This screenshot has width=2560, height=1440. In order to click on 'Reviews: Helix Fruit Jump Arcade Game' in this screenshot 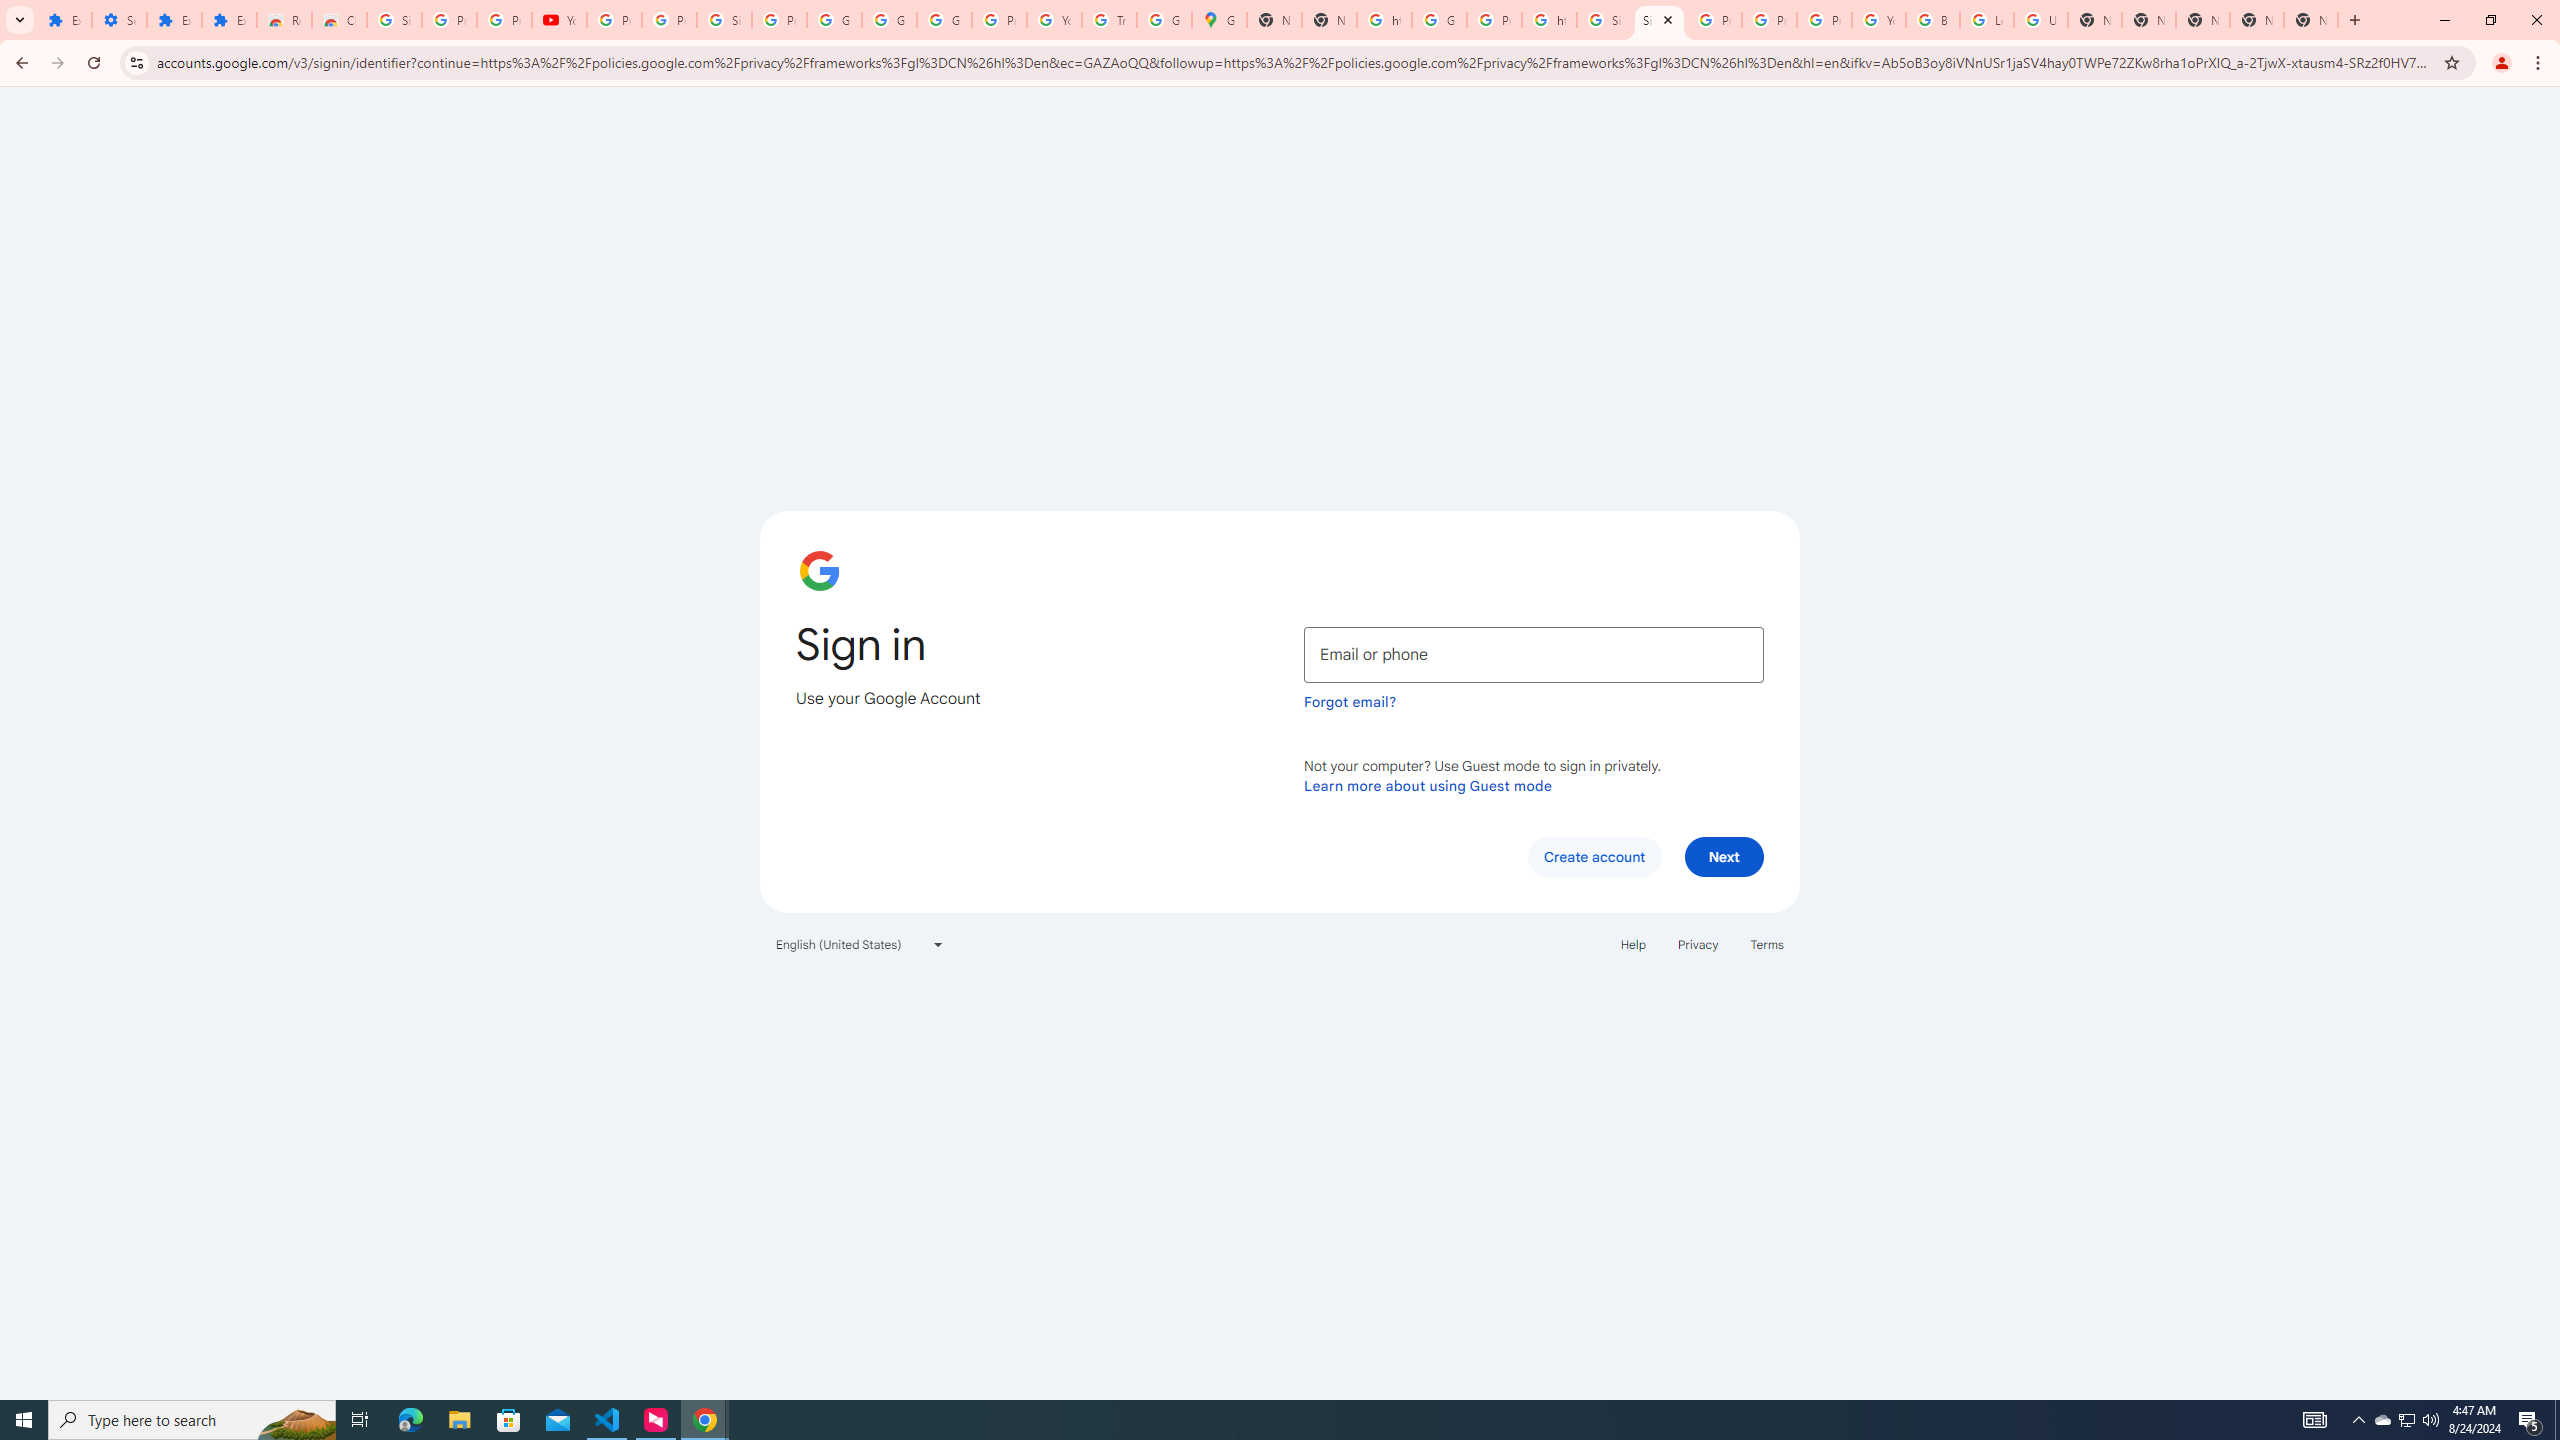, I will do `click(284, 19)`.